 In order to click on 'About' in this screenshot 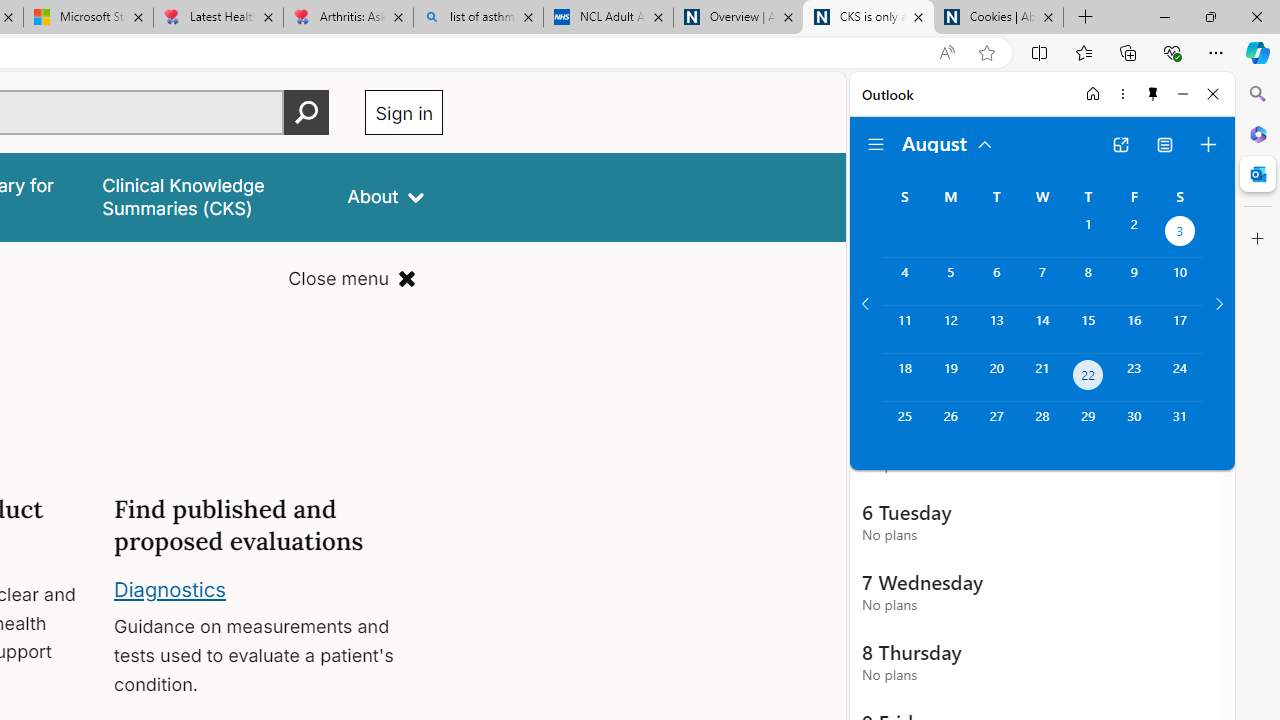, I will do `click(386, 197)`.